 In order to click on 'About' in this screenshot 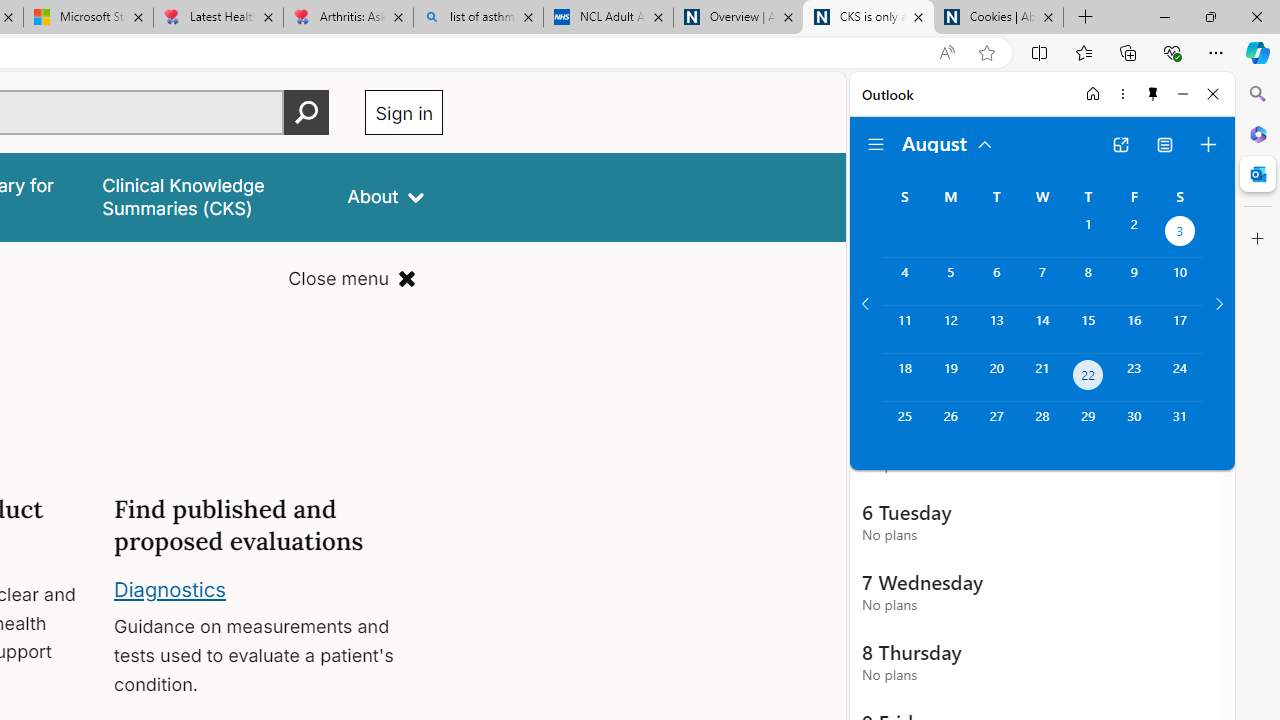, I will do `click(386, 197)`.